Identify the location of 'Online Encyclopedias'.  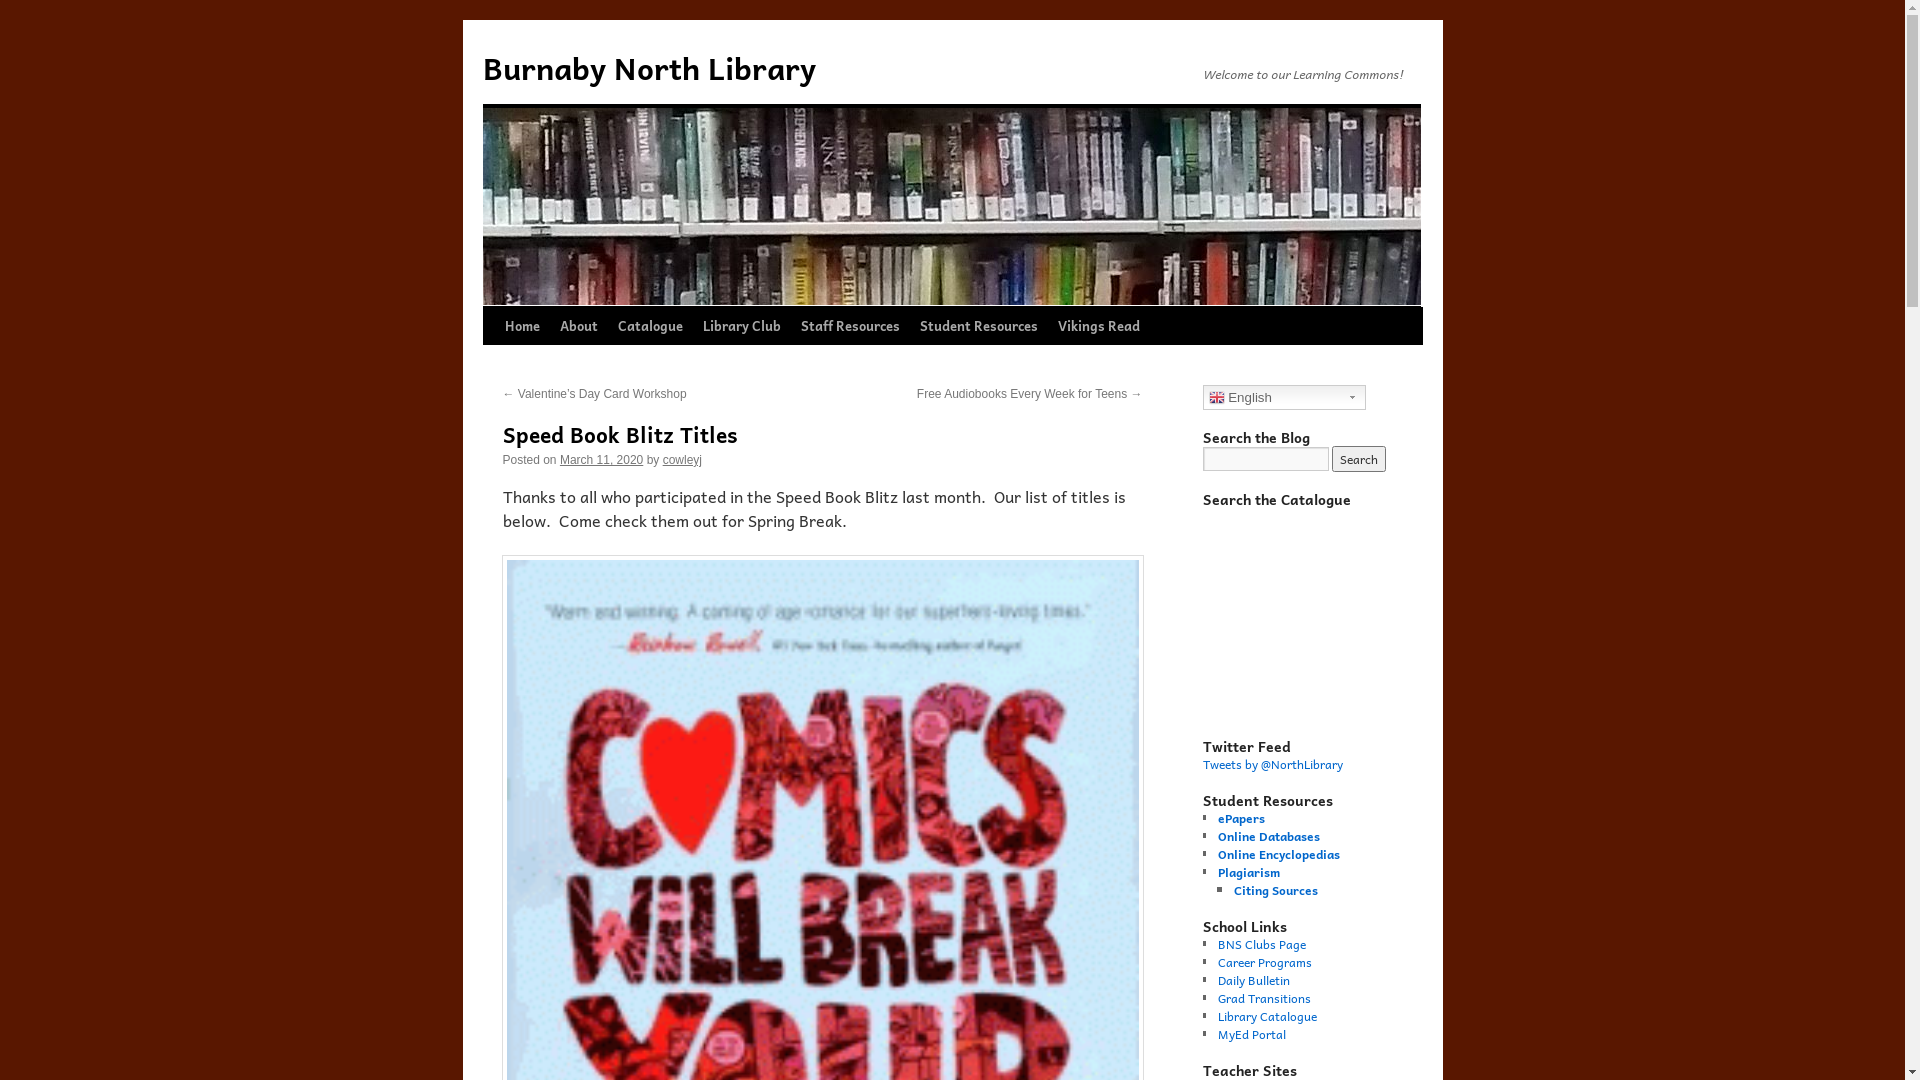
(1277, 853).